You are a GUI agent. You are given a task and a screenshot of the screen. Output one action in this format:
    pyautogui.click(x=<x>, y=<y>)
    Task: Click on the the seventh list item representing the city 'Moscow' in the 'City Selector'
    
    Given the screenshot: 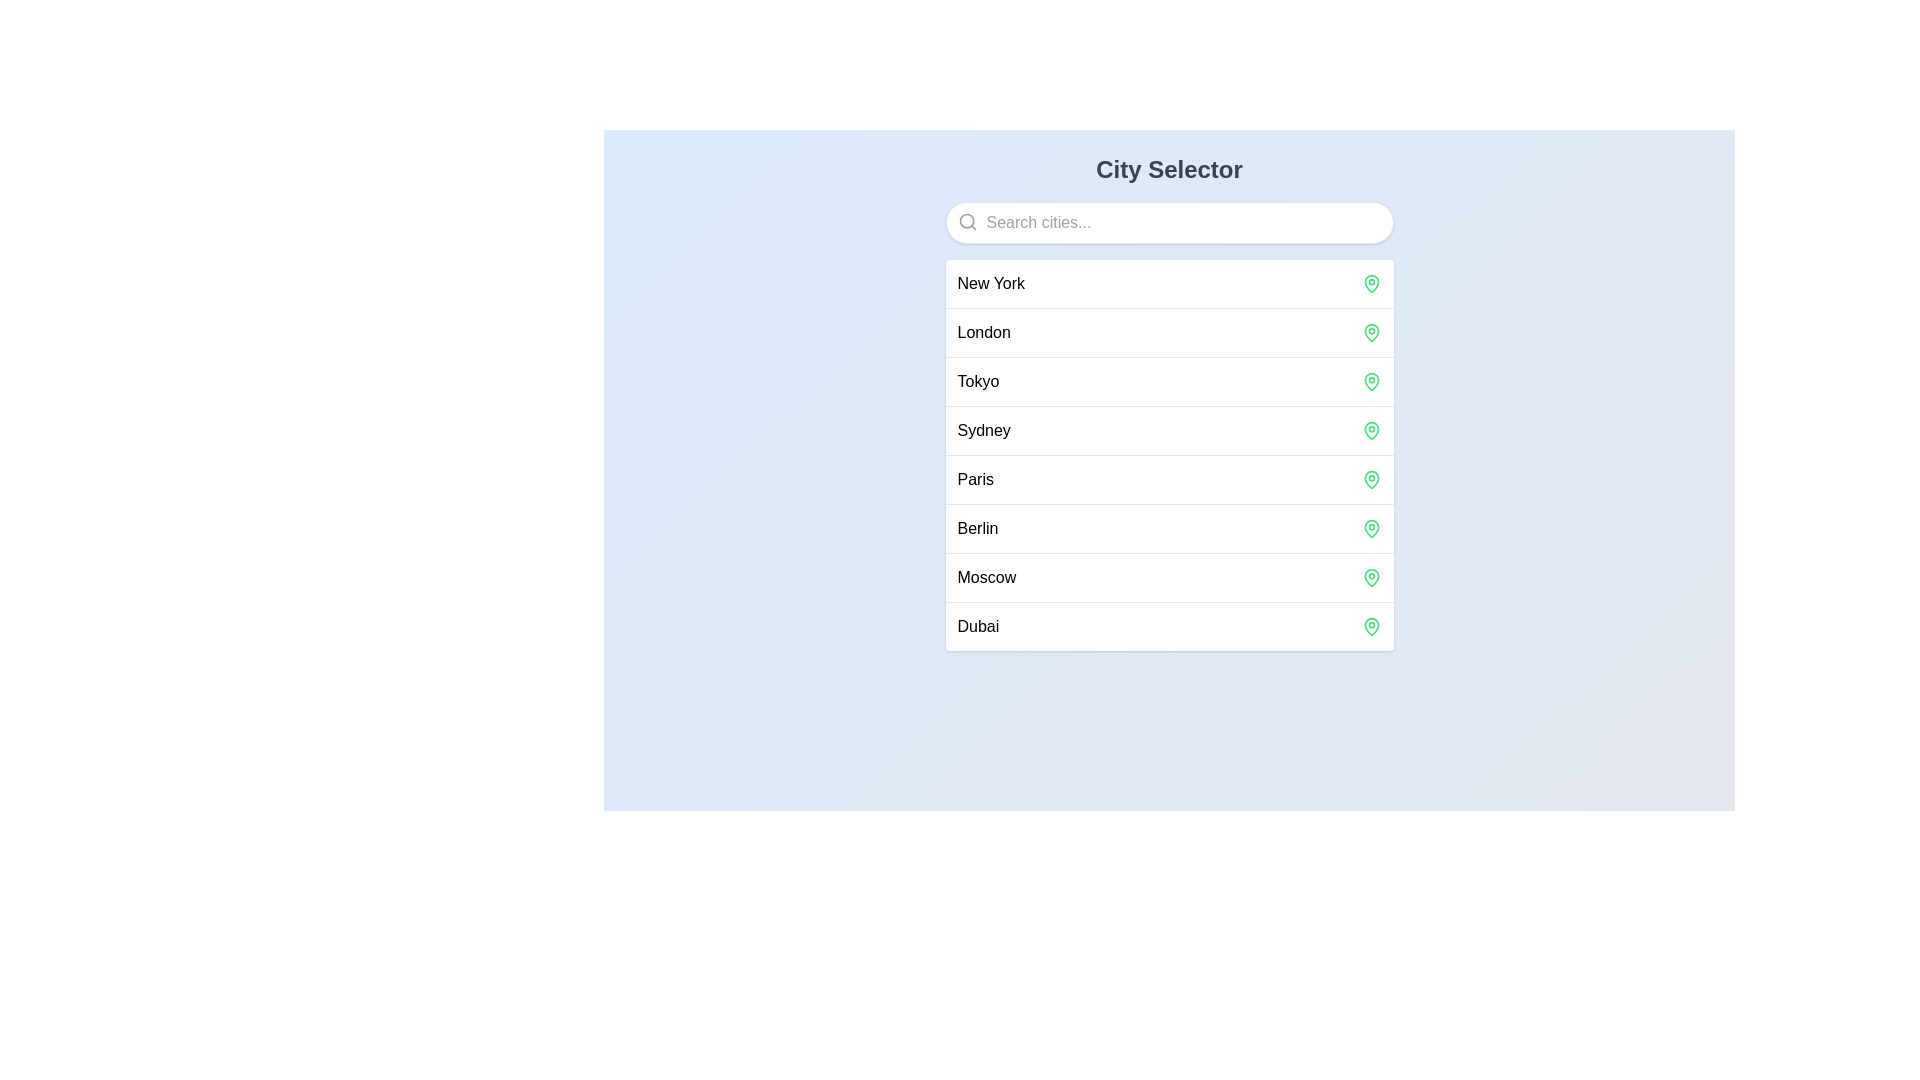 What is the action you would take?
    pyautogui.click(x=1169, y=577)
    